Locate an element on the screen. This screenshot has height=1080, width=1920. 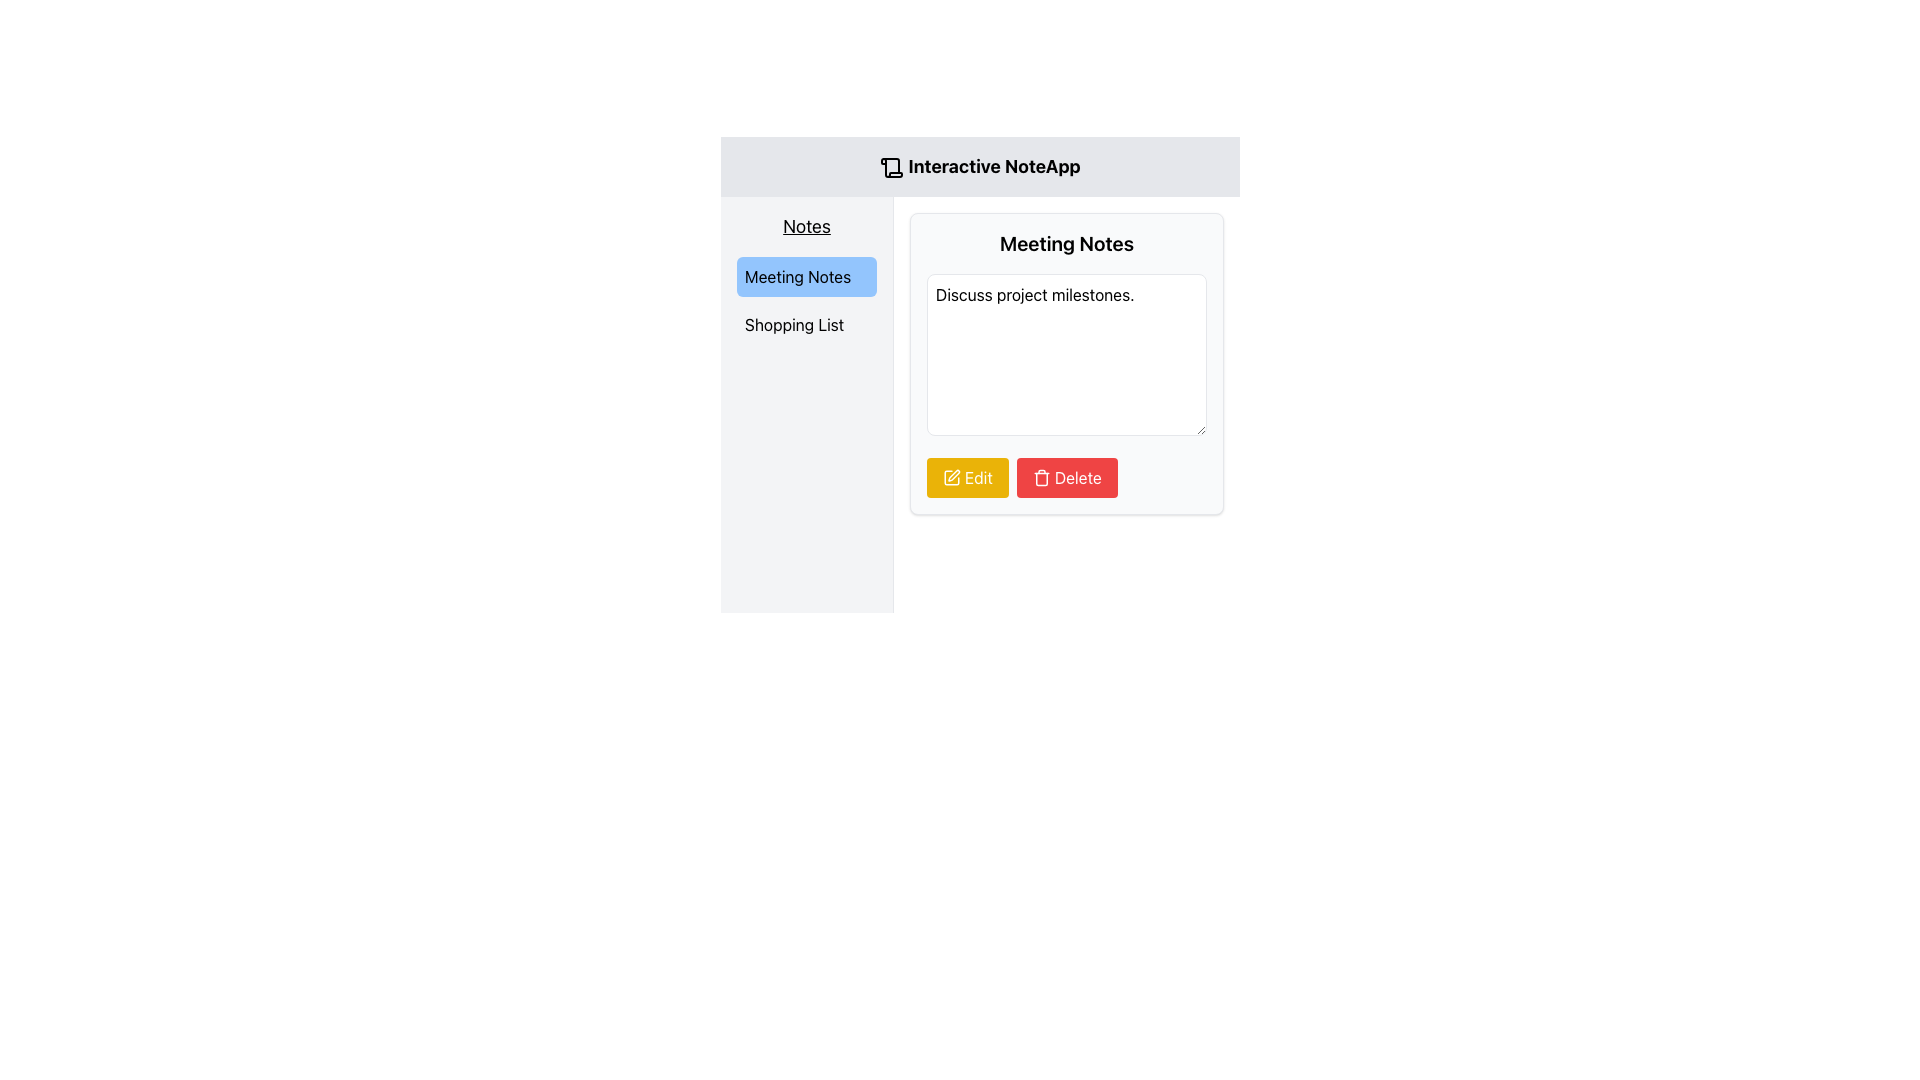
the leftmost button in the two-button group located below the 'Meeting Notes' text input area is located at coordinates (967, 478).